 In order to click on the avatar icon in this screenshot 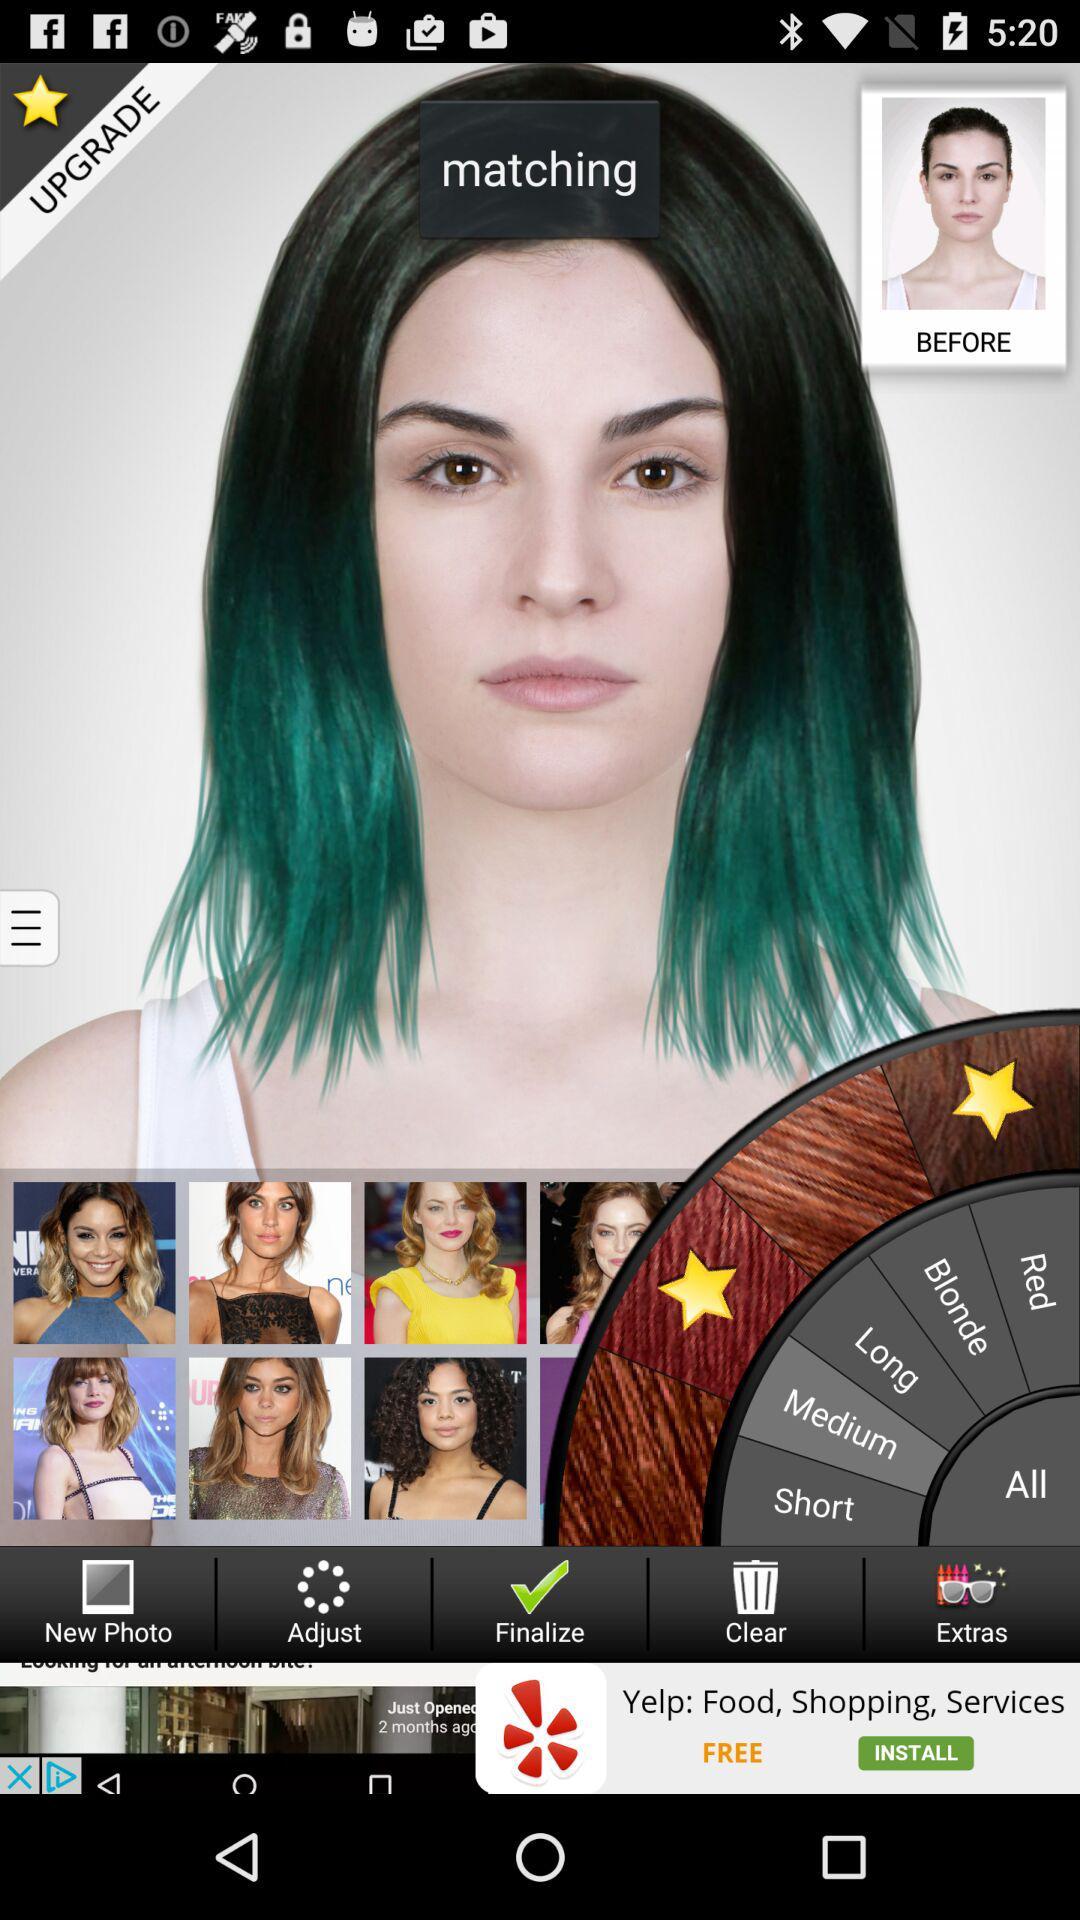, I will do `click(94, 1351)`.